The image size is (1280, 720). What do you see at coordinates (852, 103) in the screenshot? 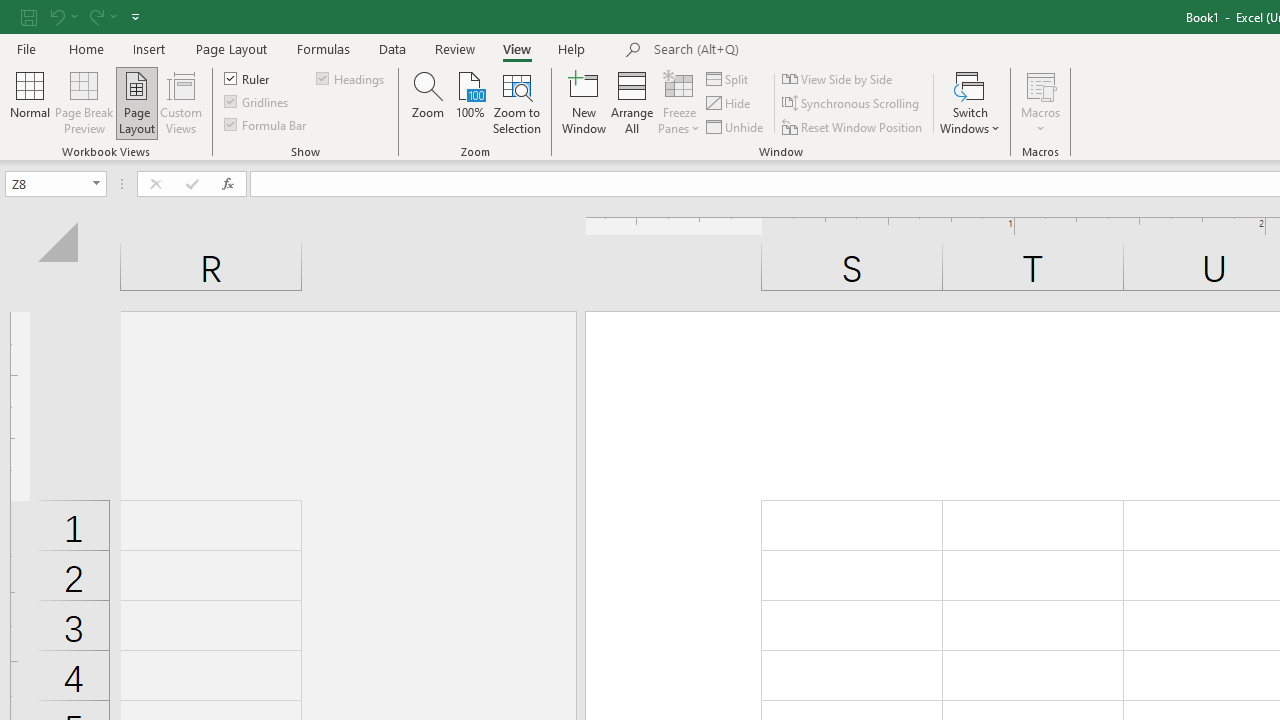
I see `'Synchronous Scrolling'` at bounding box center [852, 103].